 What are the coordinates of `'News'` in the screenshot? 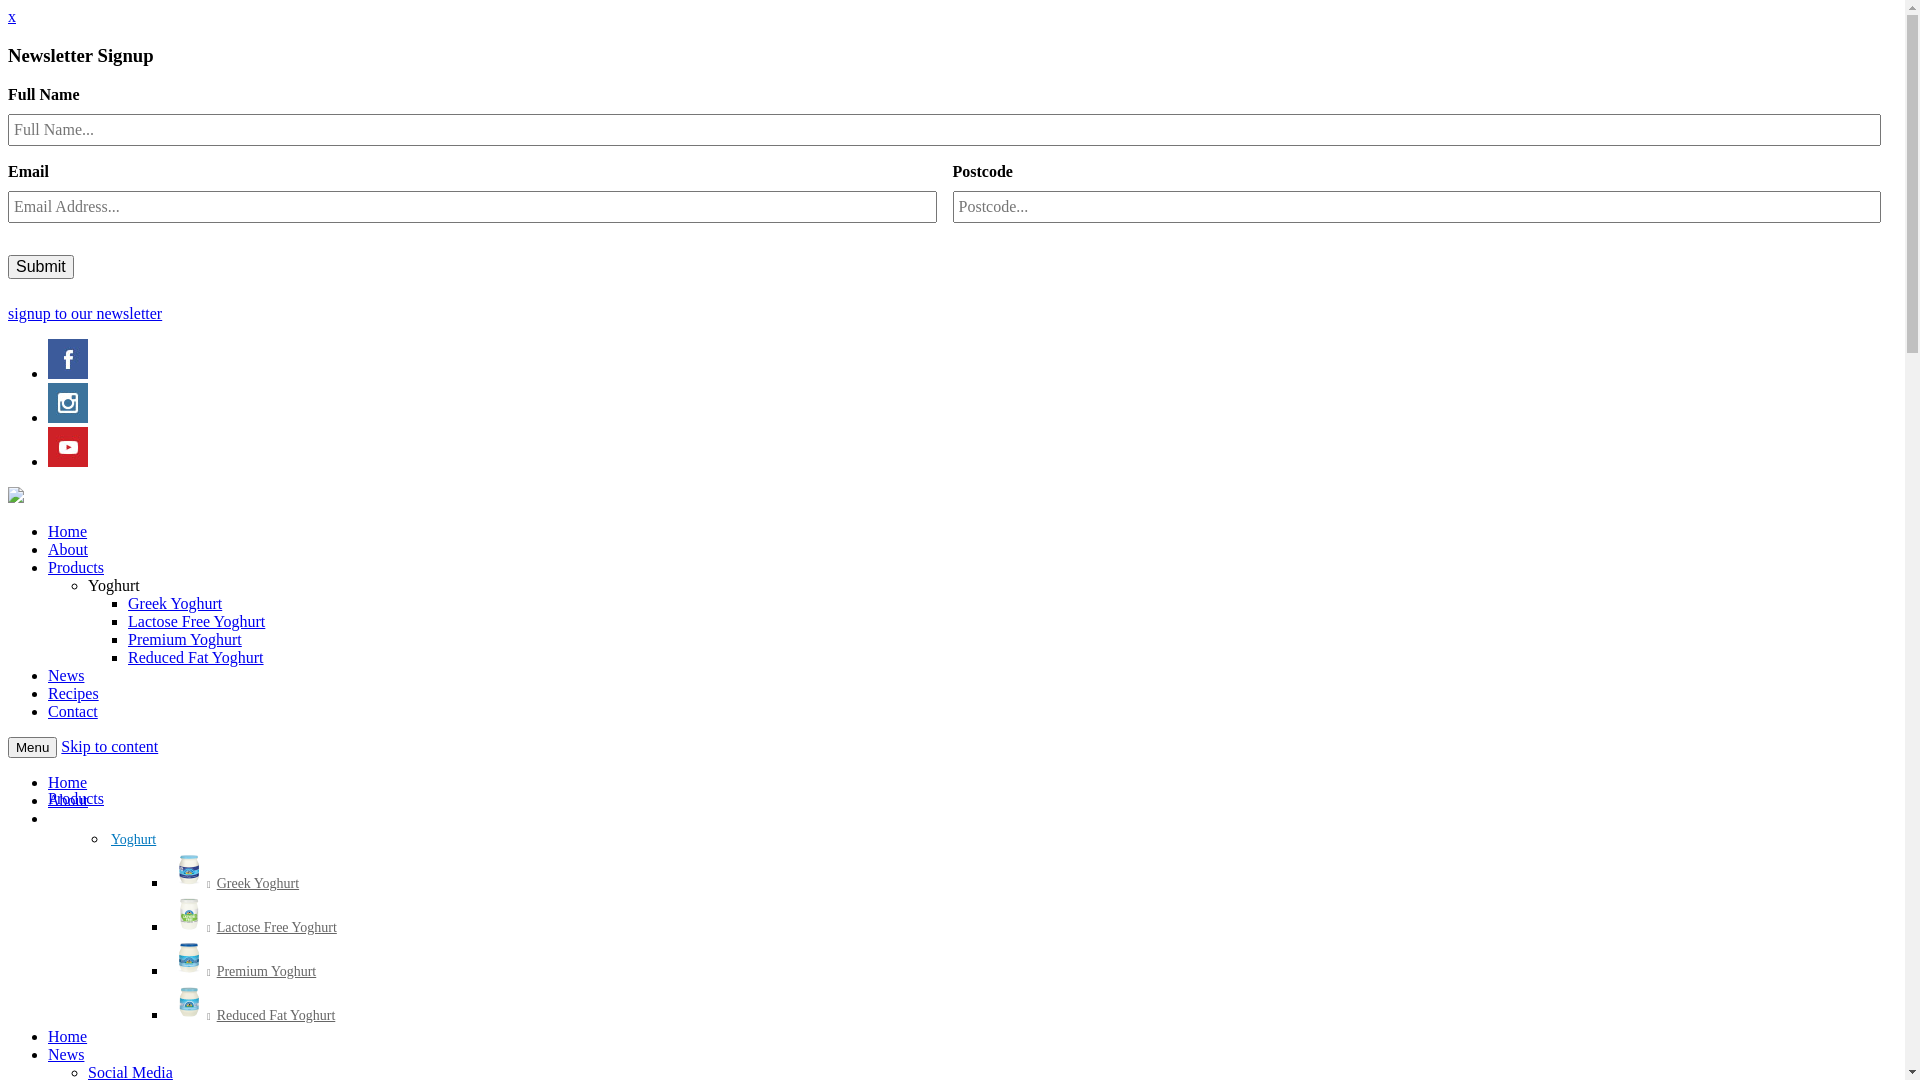 It's located at (66, 675).